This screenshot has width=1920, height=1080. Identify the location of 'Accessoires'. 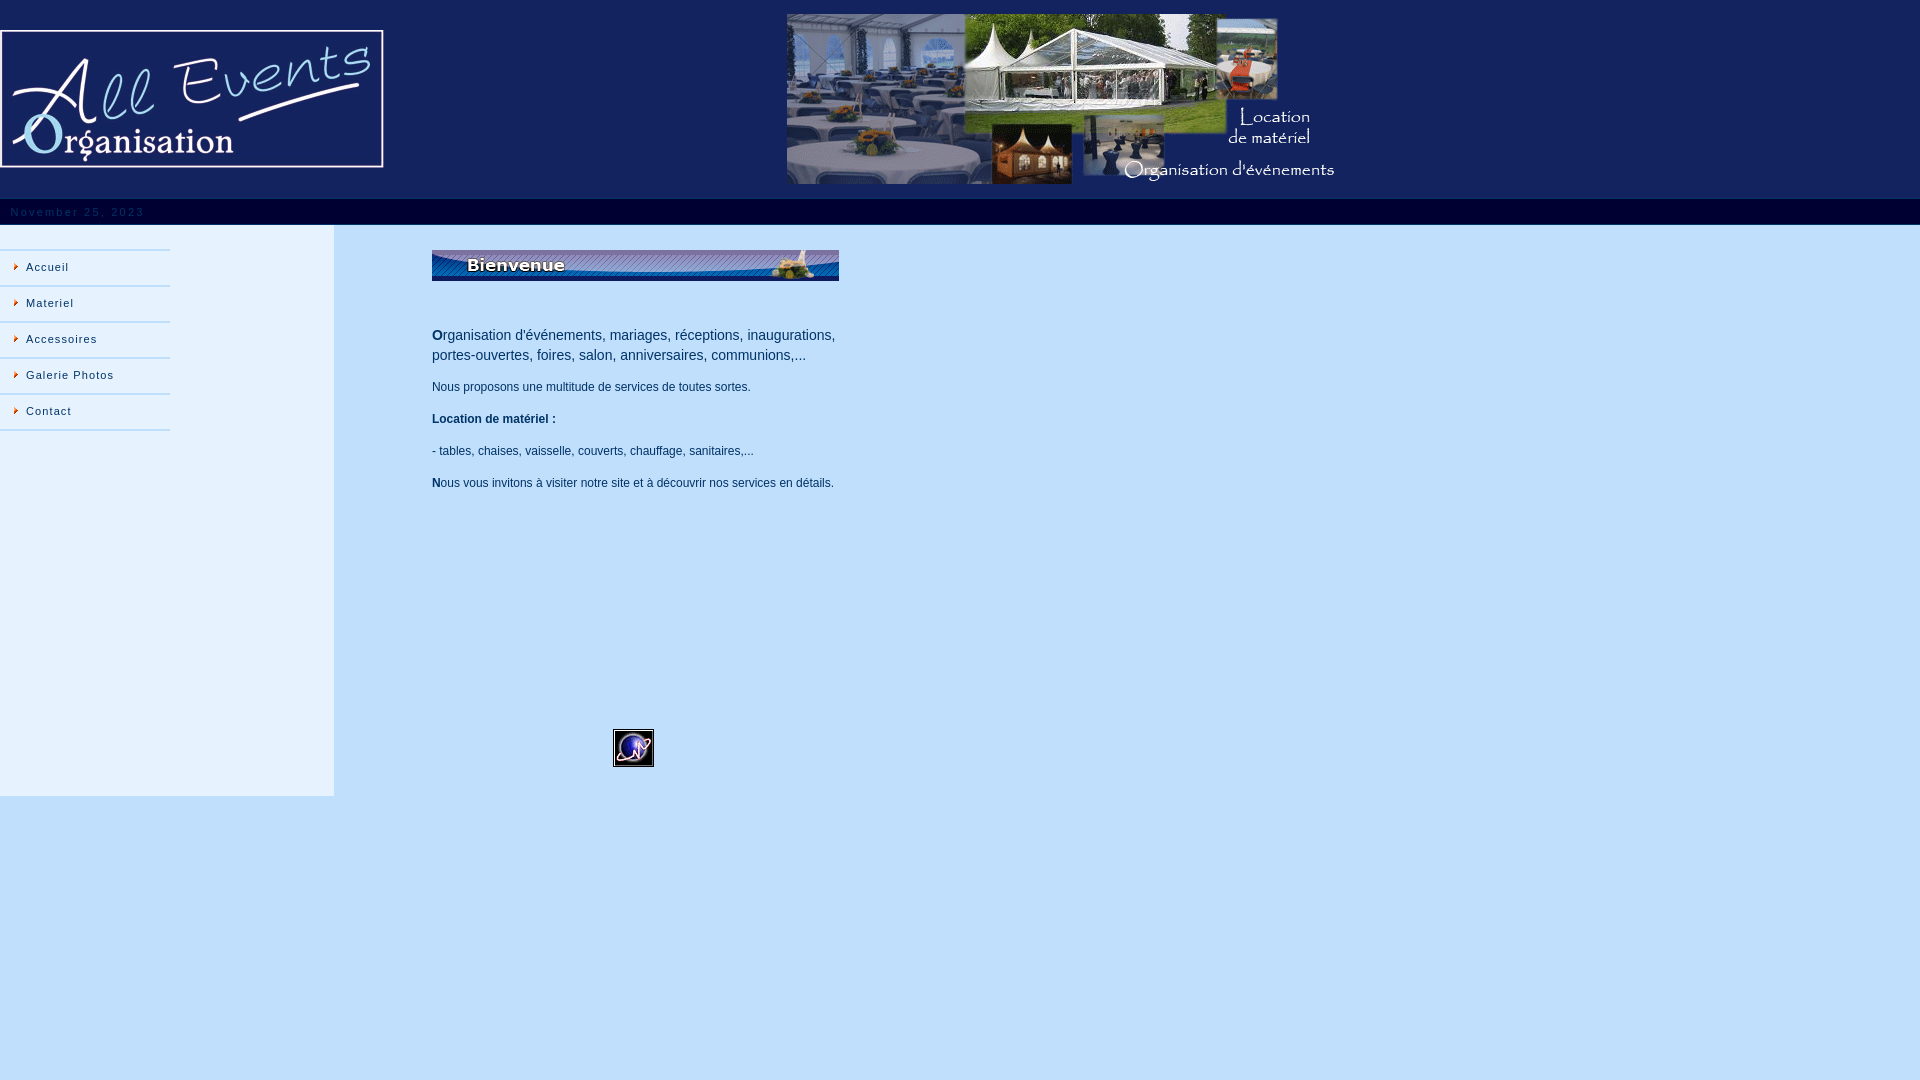
(84, 338).